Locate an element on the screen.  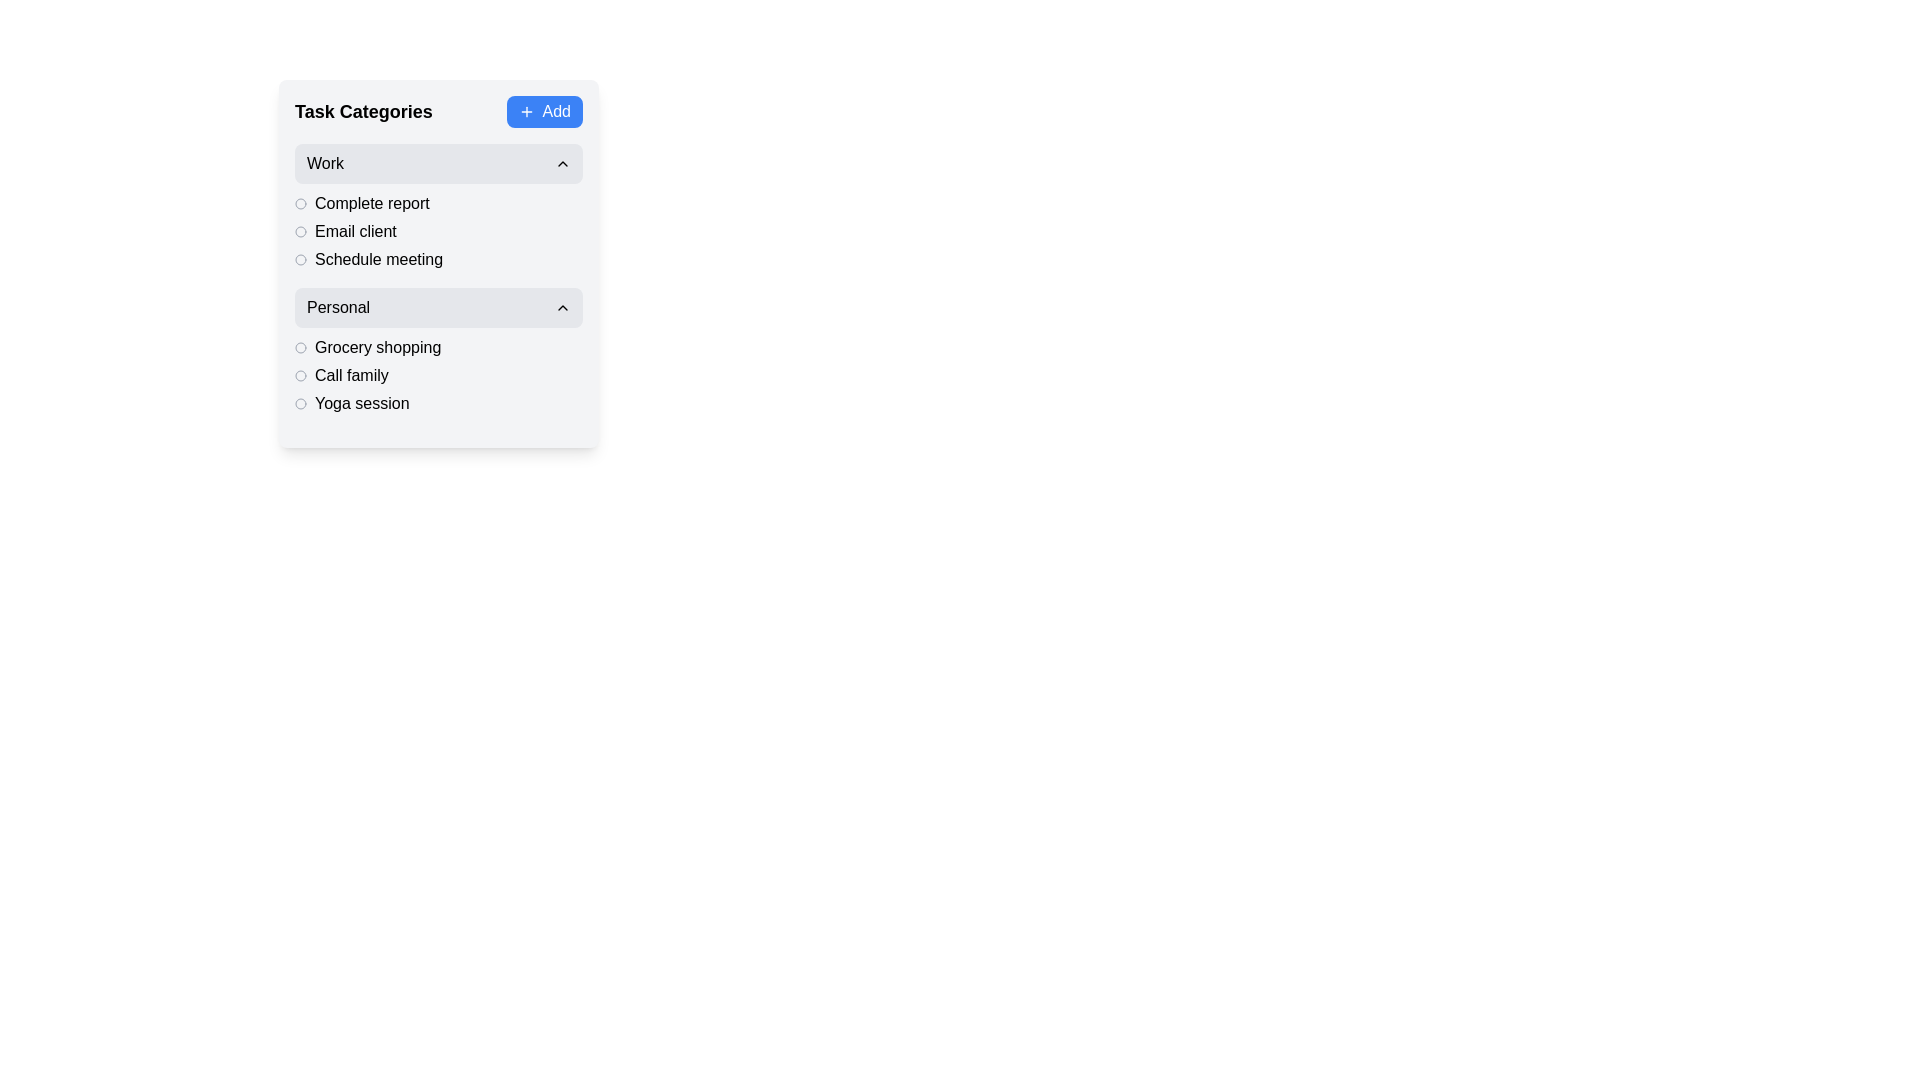
the chevron indicator at the right end of the 'Personal' category bar is located at coordinates (561, 308).